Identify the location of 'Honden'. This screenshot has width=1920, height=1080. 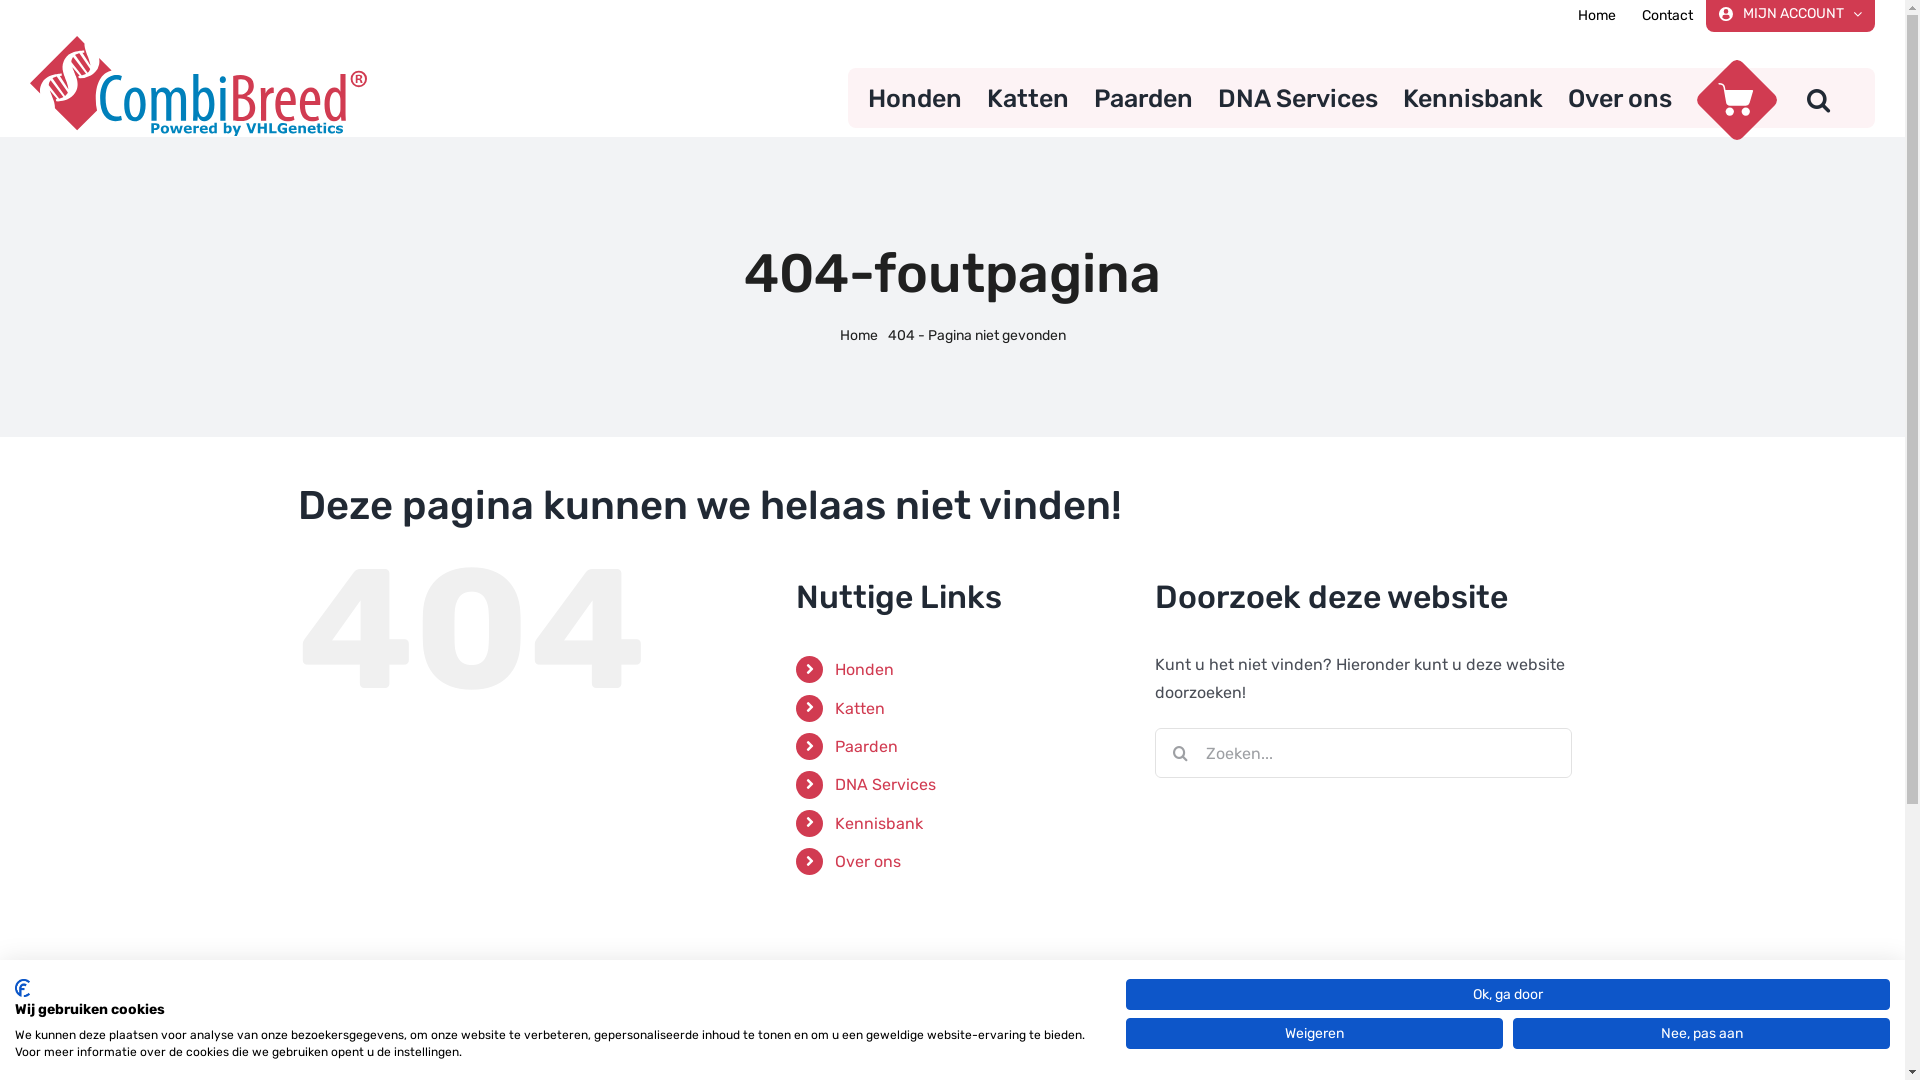
(914, 97).